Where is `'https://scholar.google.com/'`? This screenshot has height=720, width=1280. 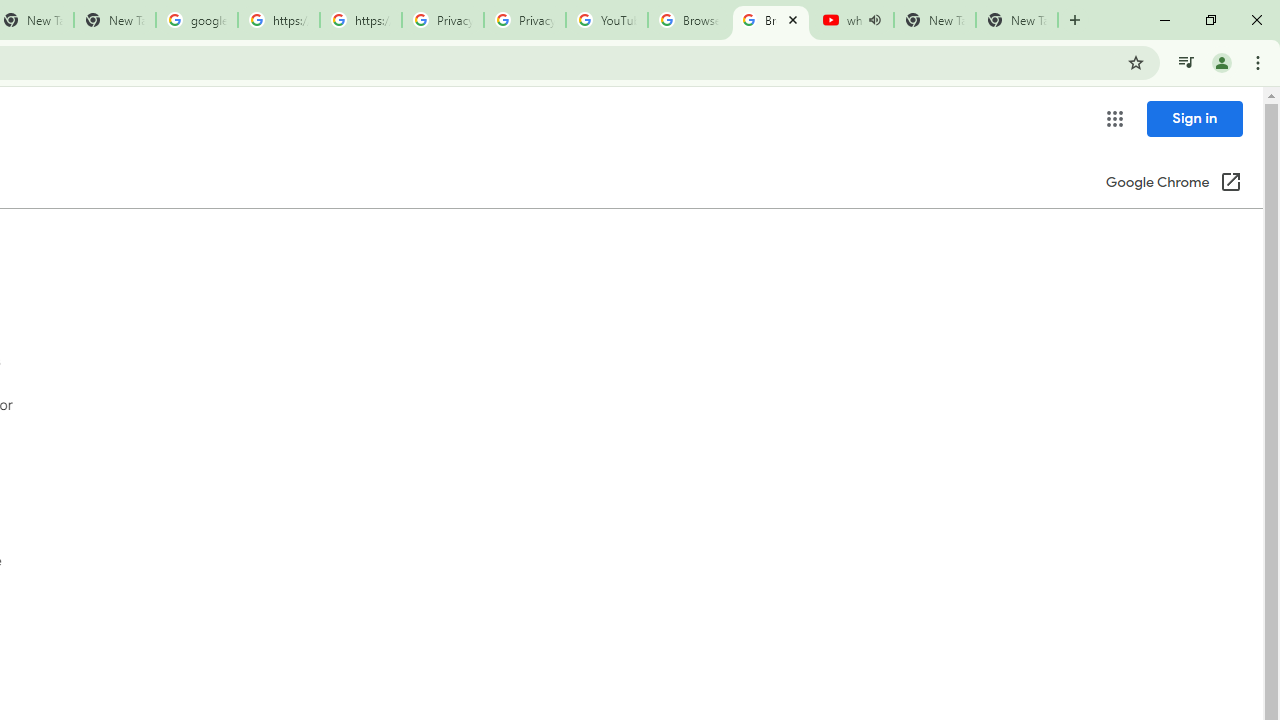
'https://scholar.google.com/' is located at coordinates (278, 20).